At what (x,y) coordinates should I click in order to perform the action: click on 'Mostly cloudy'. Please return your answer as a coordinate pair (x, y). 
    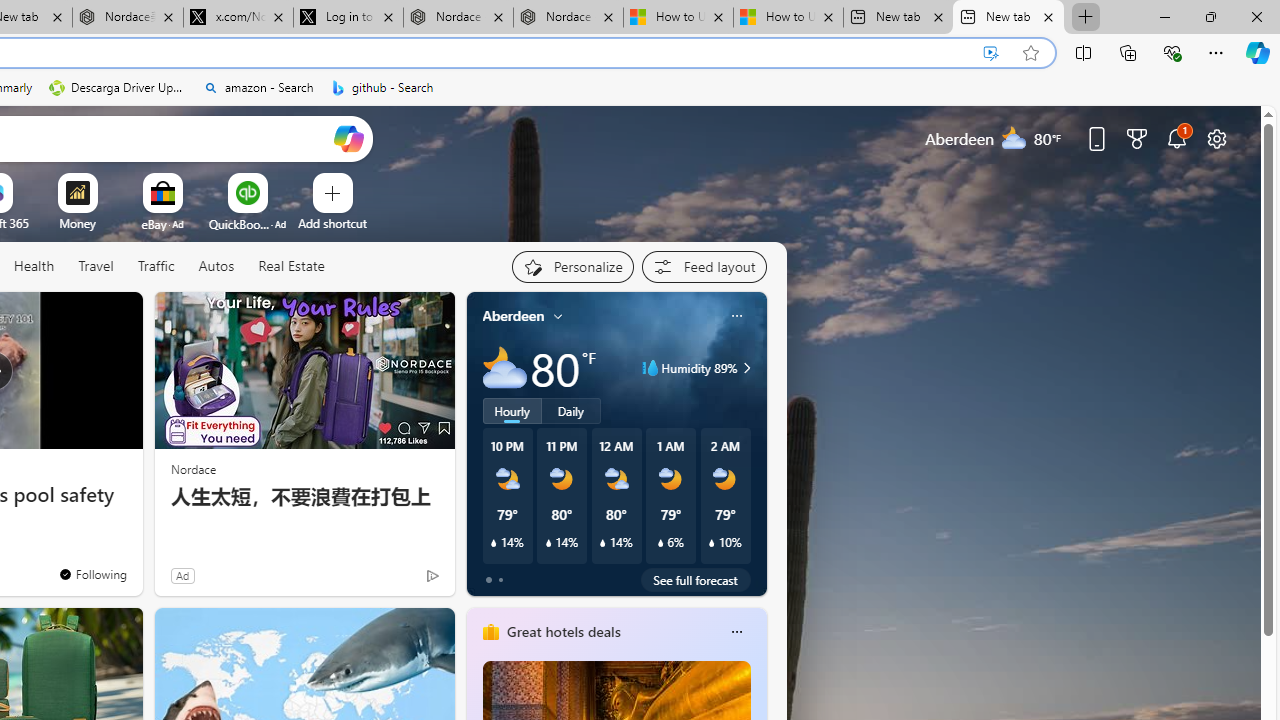
    Looking at the image, I should click on (504, 368).